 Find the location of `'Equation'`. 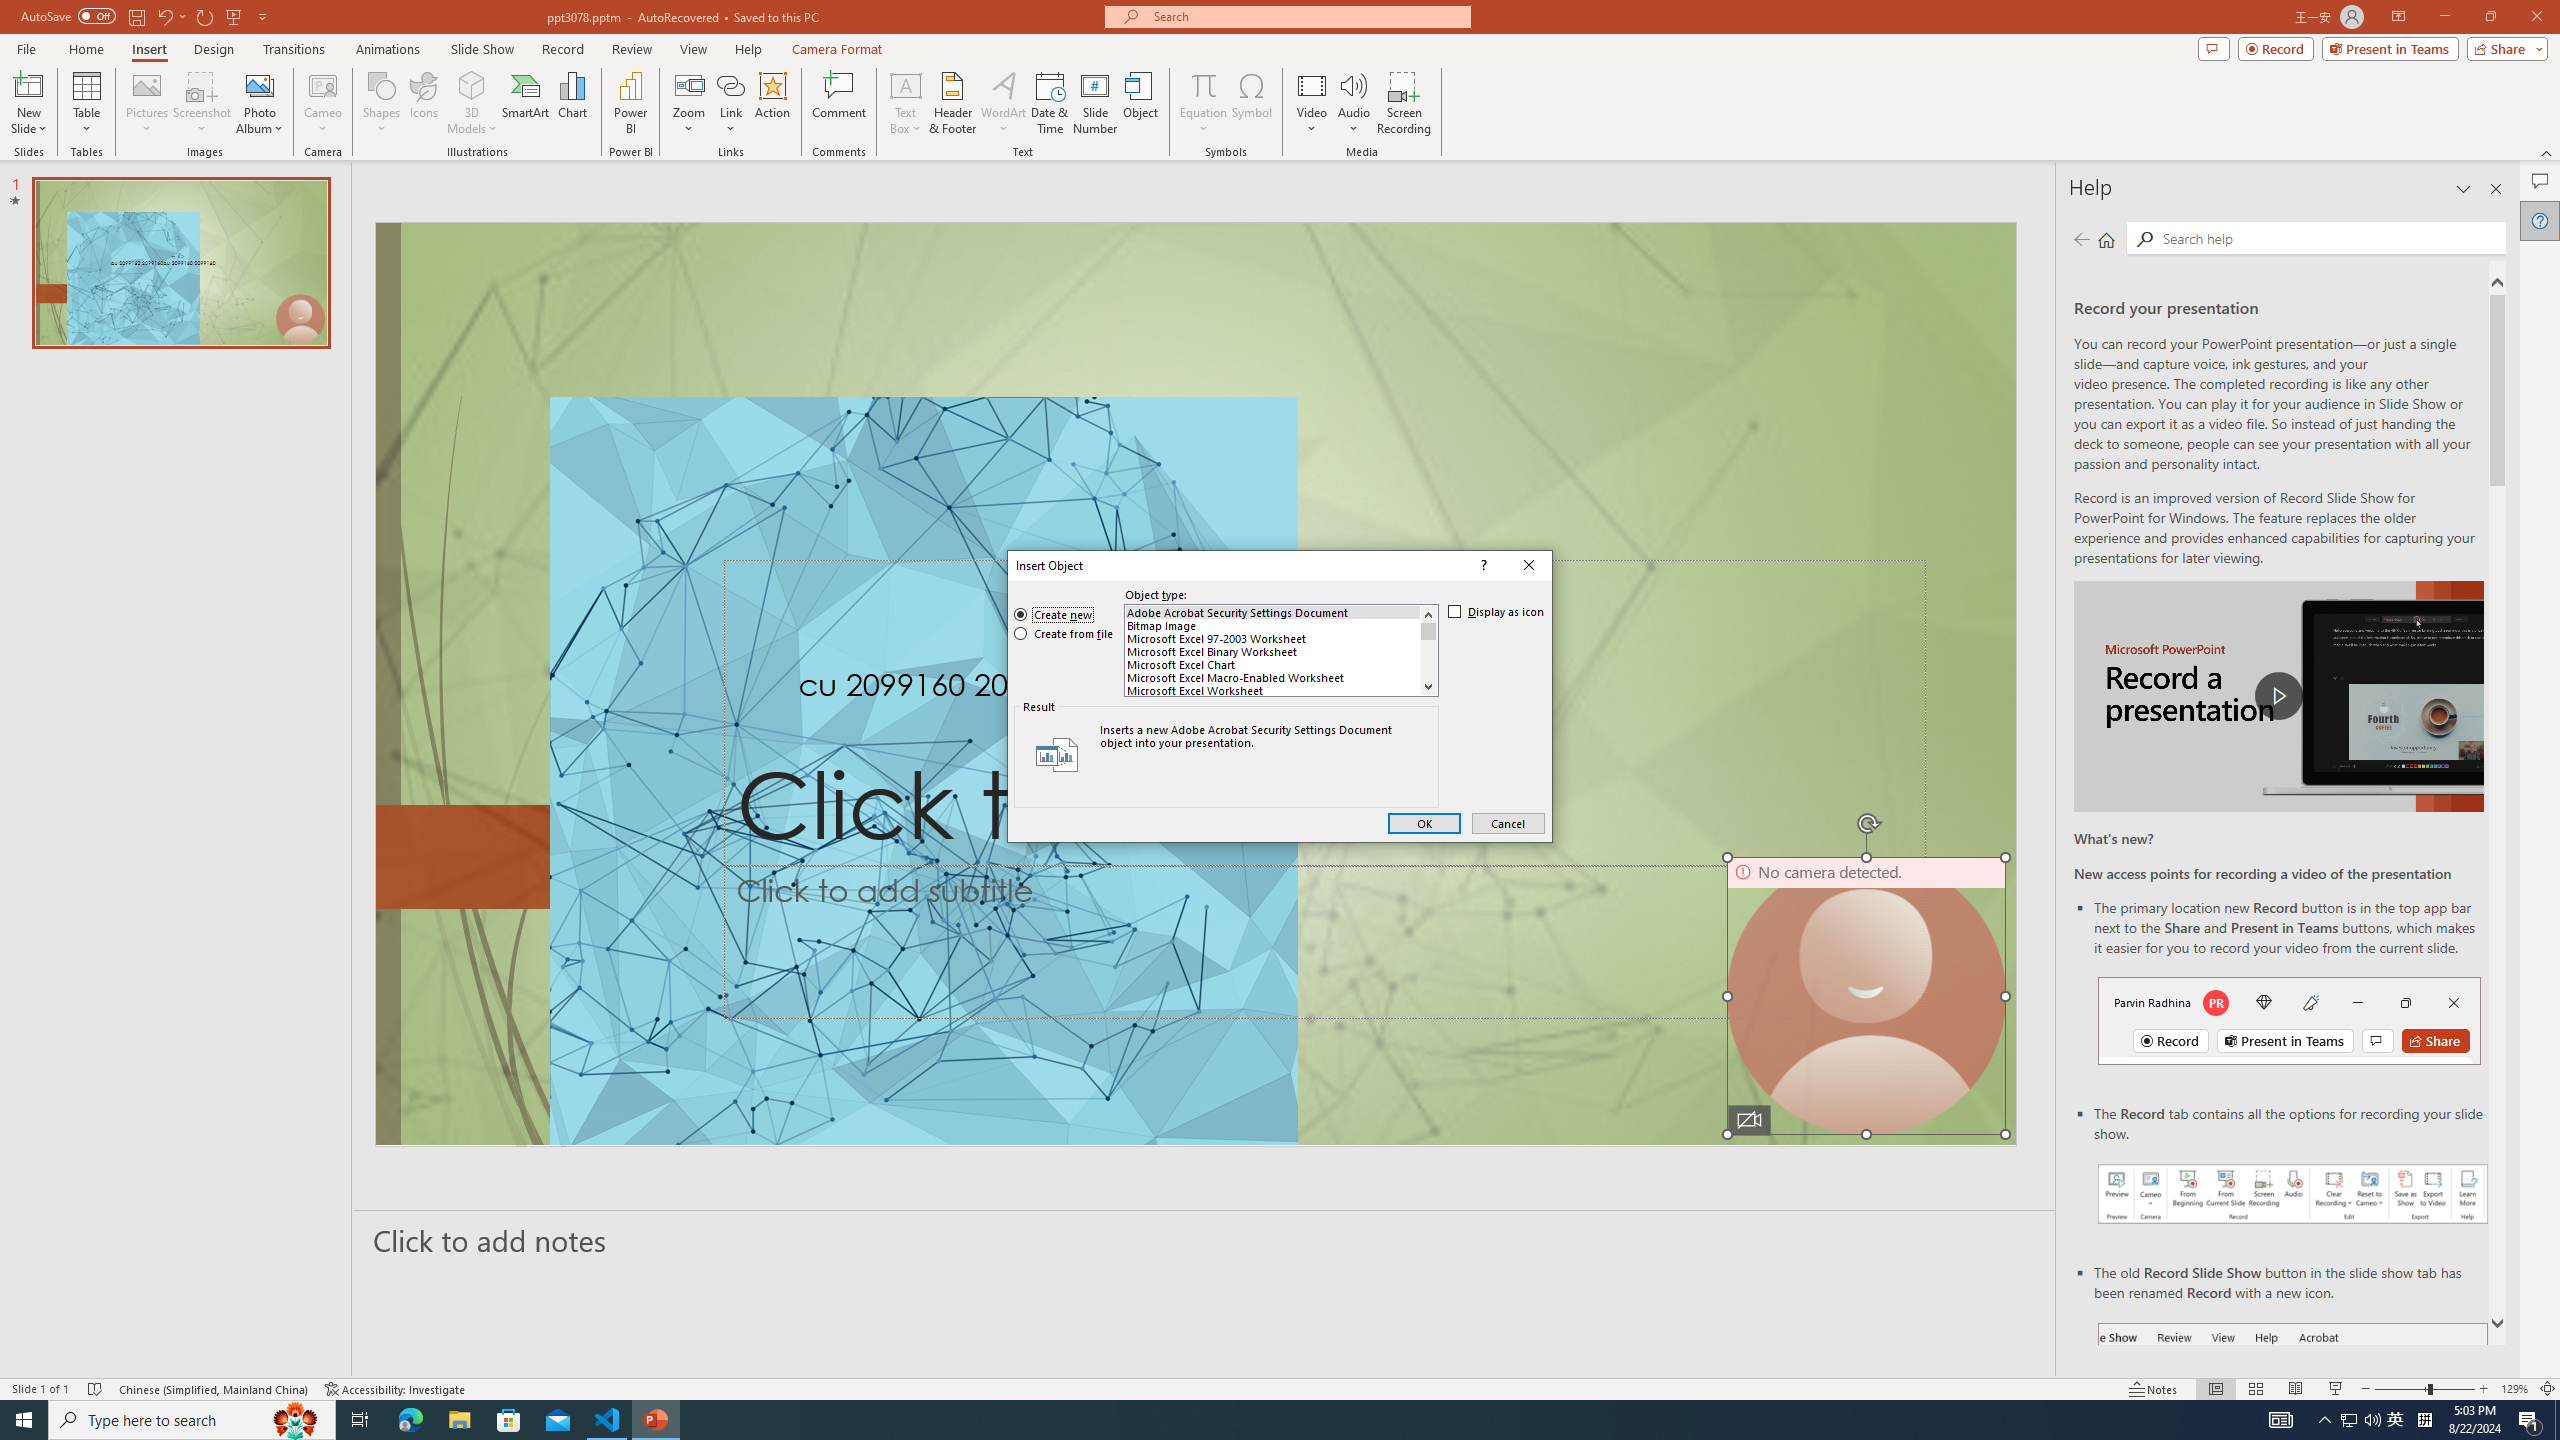

'Equation' is located at coordinates (1202, 84).